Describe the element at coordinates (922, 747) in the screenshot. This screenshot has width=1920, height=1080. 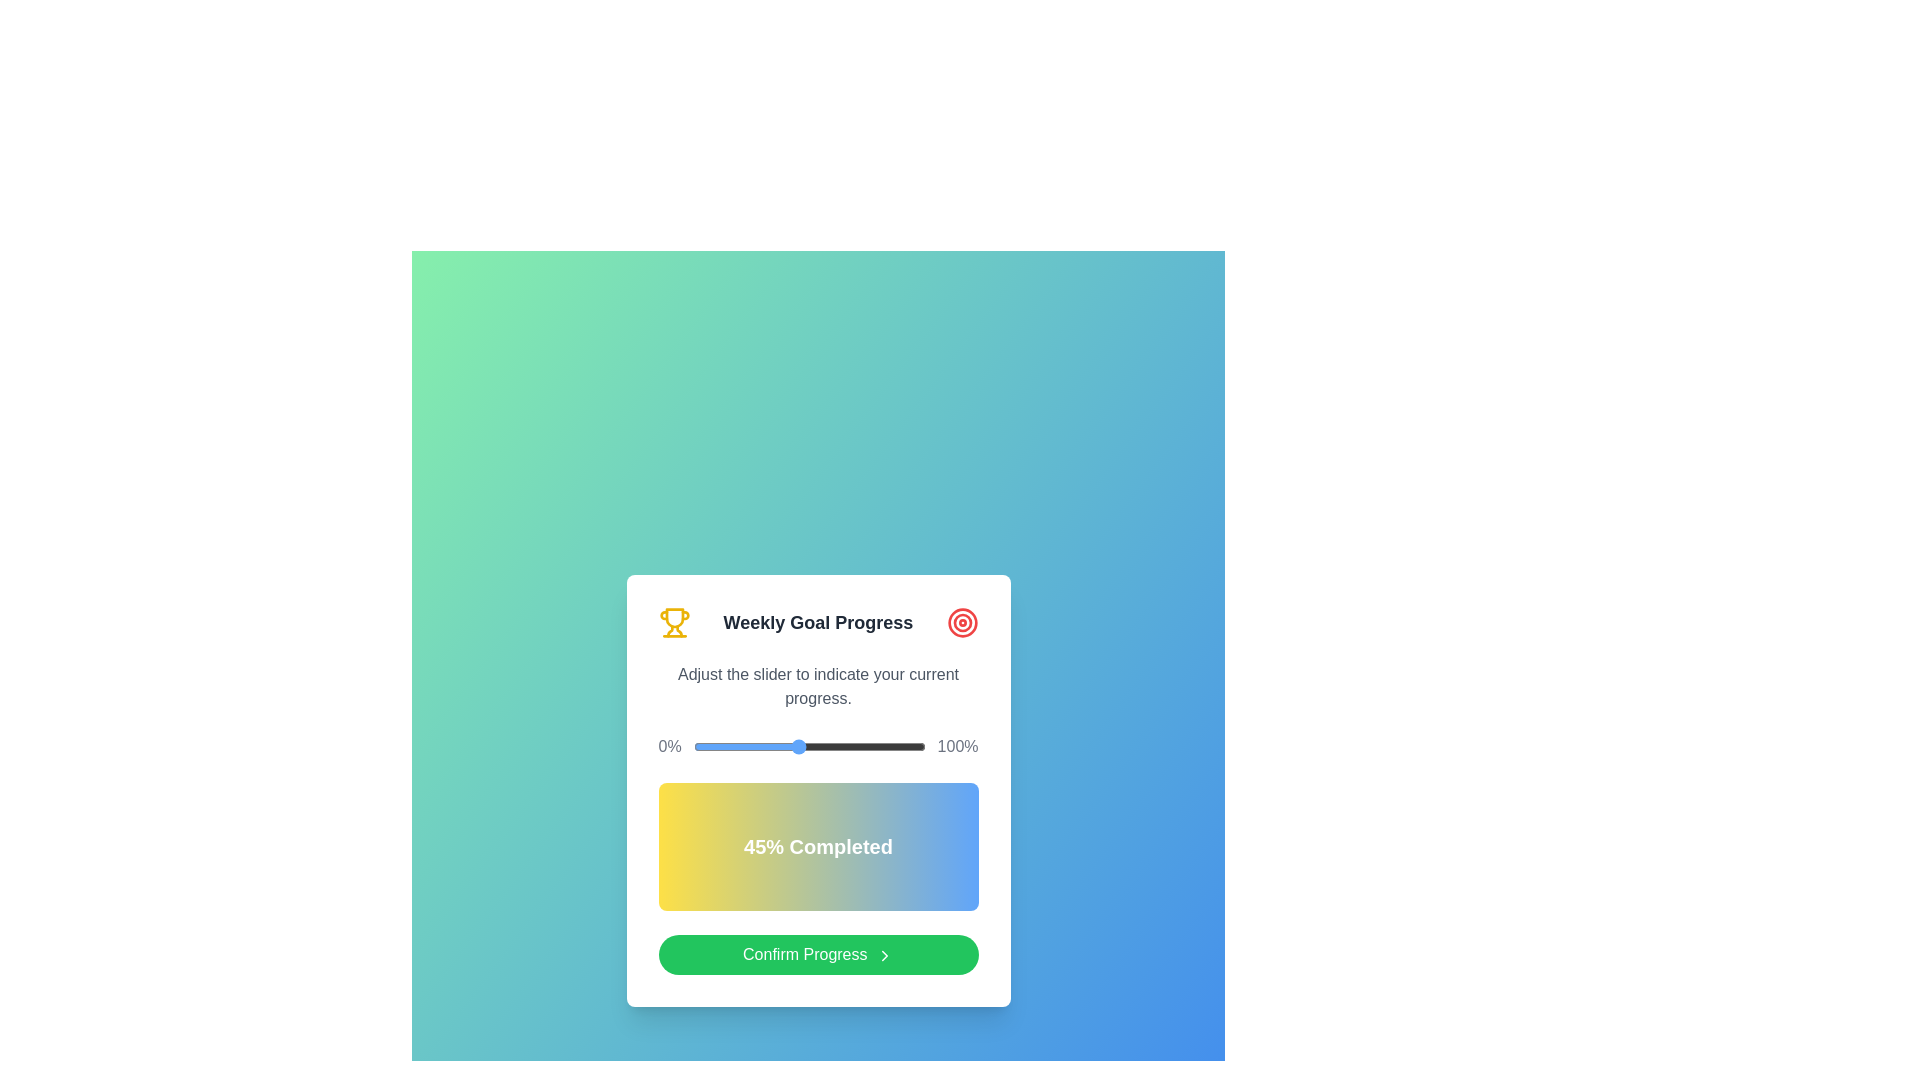
I see `the progress slider to set the progress to 99%` at that location.